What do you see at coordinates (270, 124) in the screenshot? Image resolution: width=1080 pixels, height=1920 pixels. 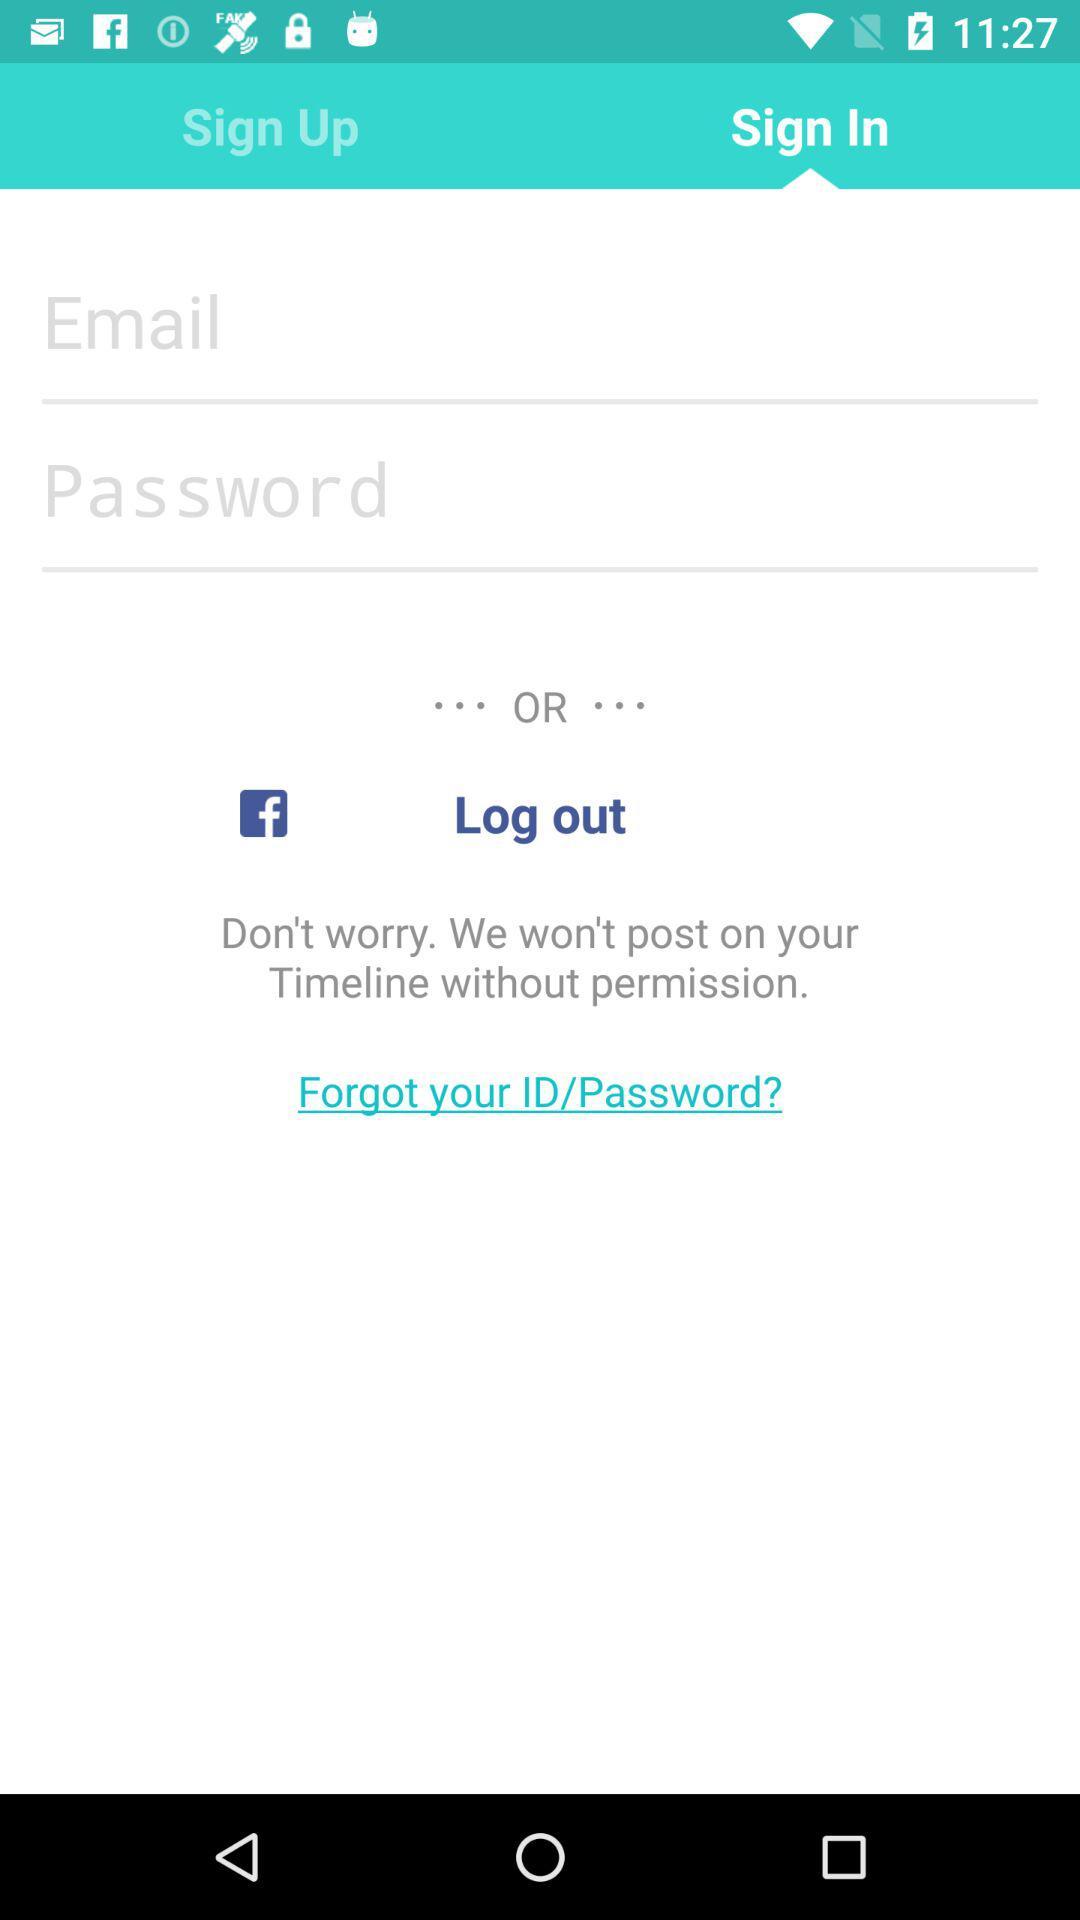 I see `the item at the top left corner` at bounding box center [270, 124].